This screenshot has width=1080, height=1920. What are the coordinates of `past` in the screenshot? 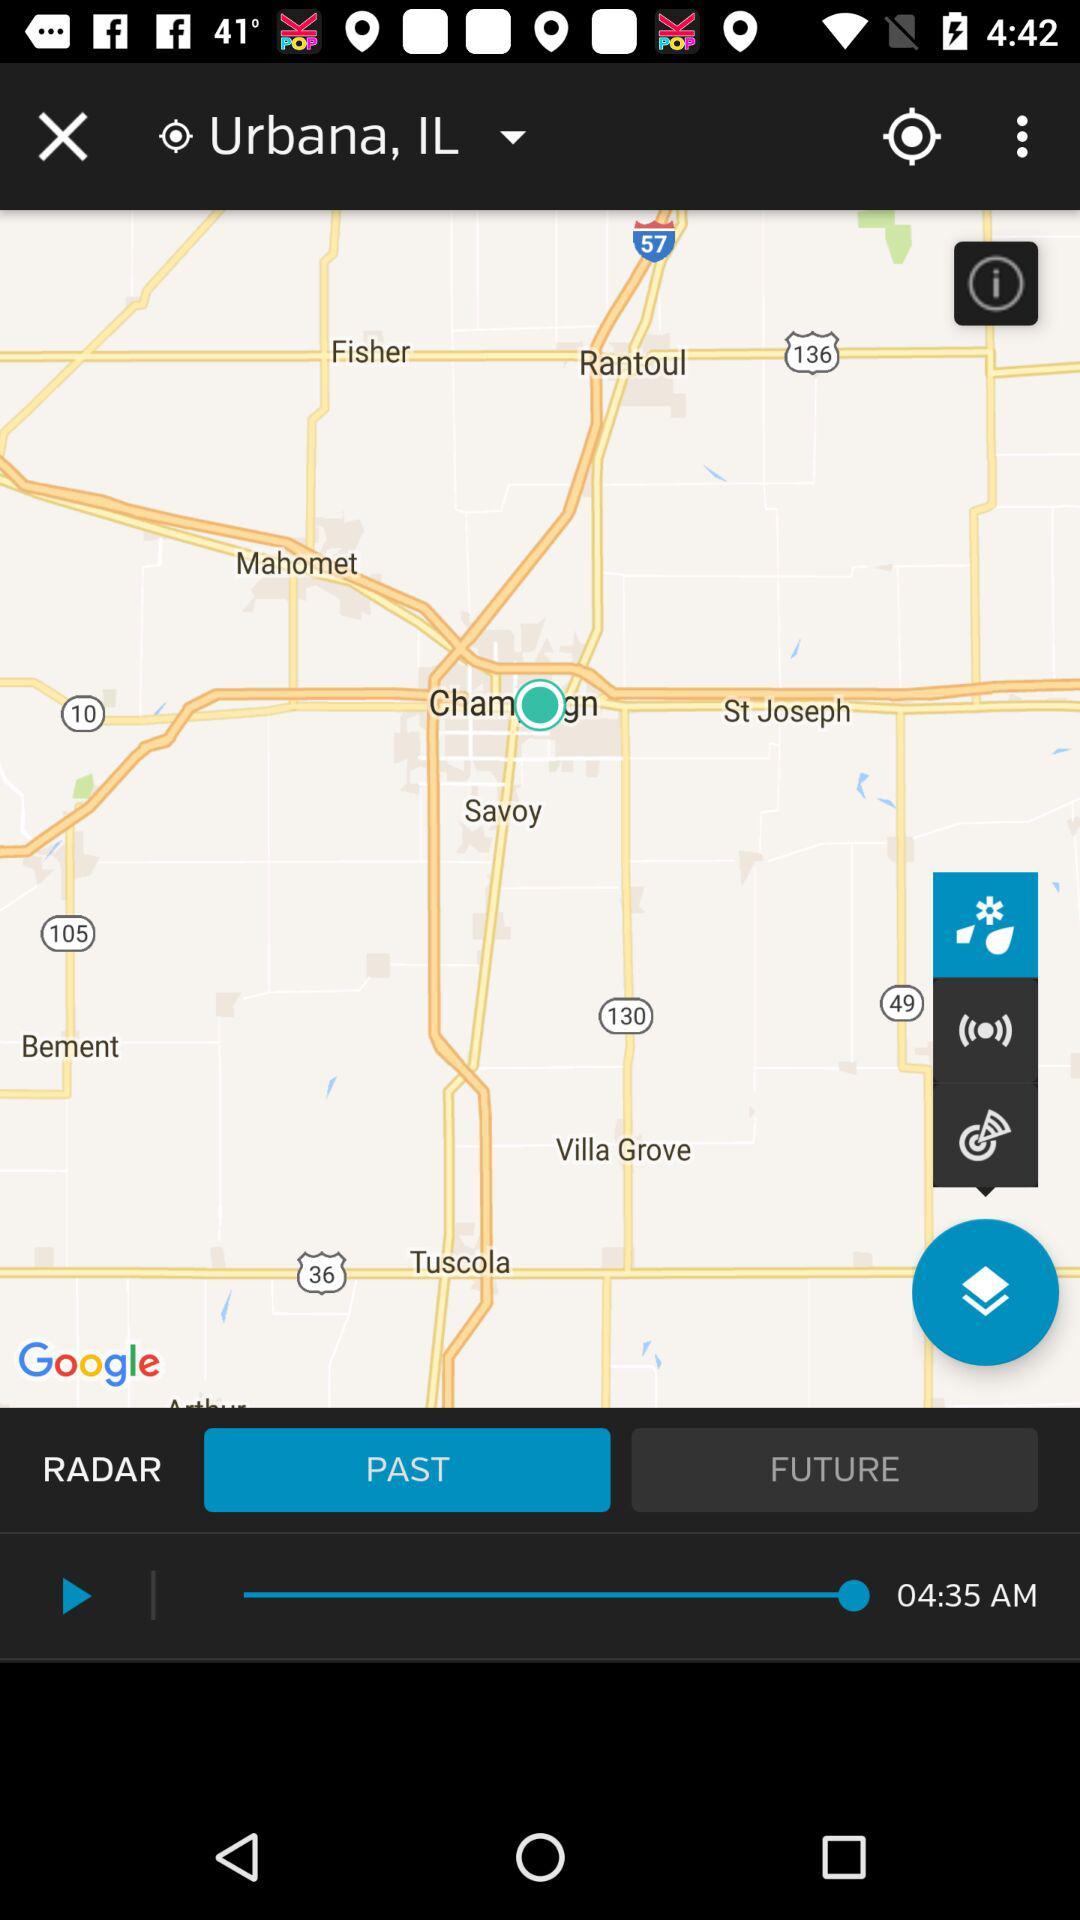 It's located at (406, 1469).